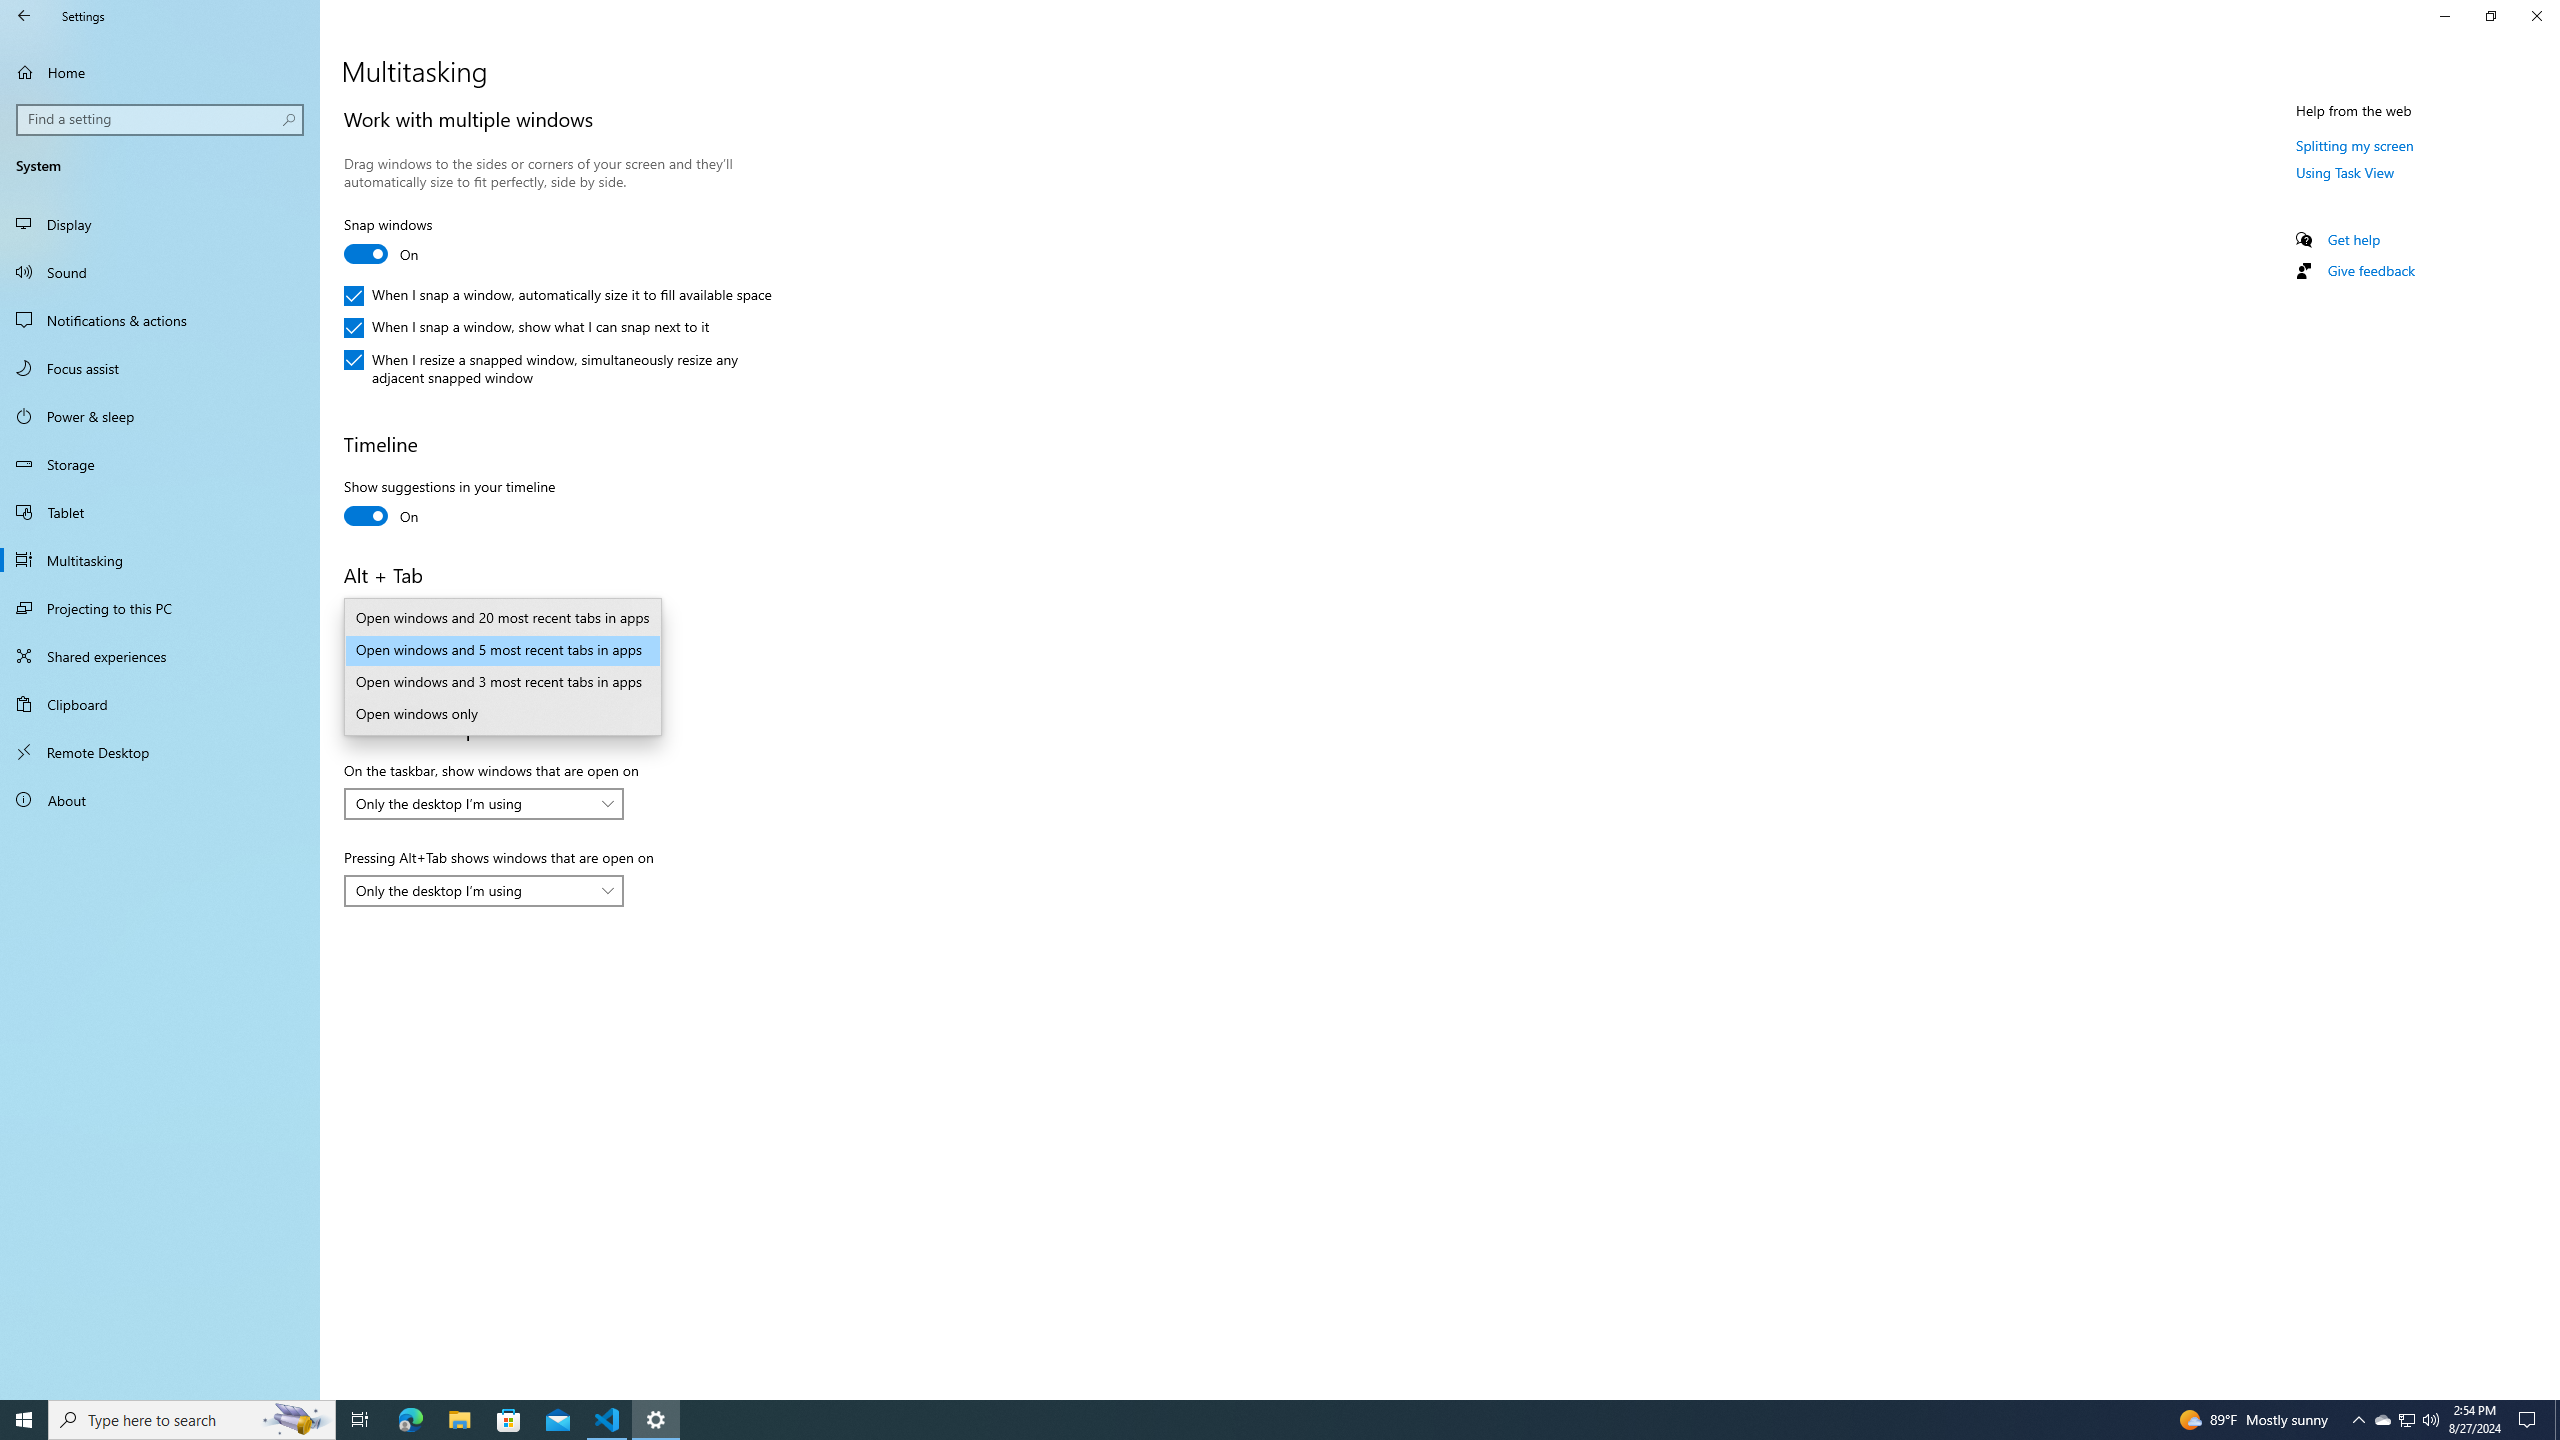  What do you see at coordinates (2355, 145) in the screenshot?
I see `'Splitting my screen'` at bounding box center [2355, 145].